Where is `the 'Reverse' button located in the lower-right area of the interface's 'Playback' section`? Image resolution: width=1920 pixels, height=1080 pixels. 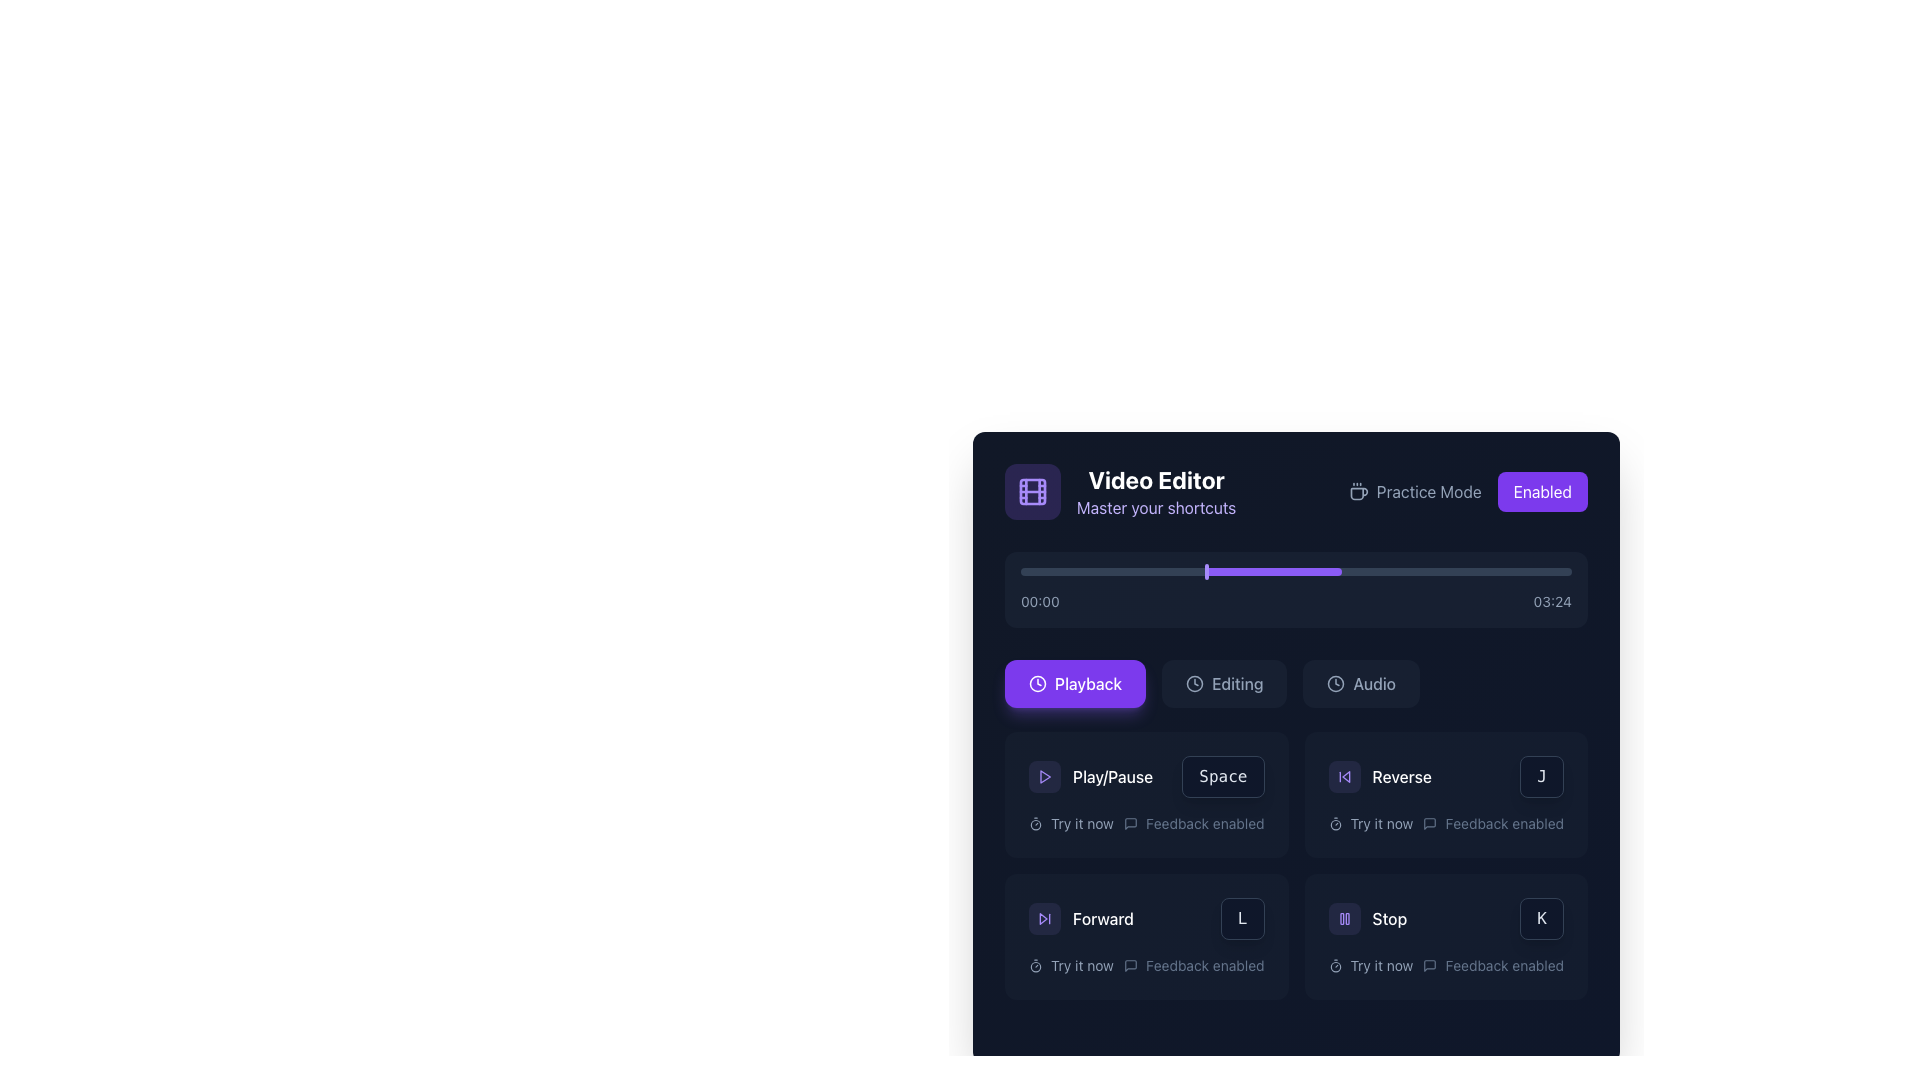
the 'Reverse' button located in the lower-right area of the interface's 'Playback' section is located at coordinates (1379, 775).